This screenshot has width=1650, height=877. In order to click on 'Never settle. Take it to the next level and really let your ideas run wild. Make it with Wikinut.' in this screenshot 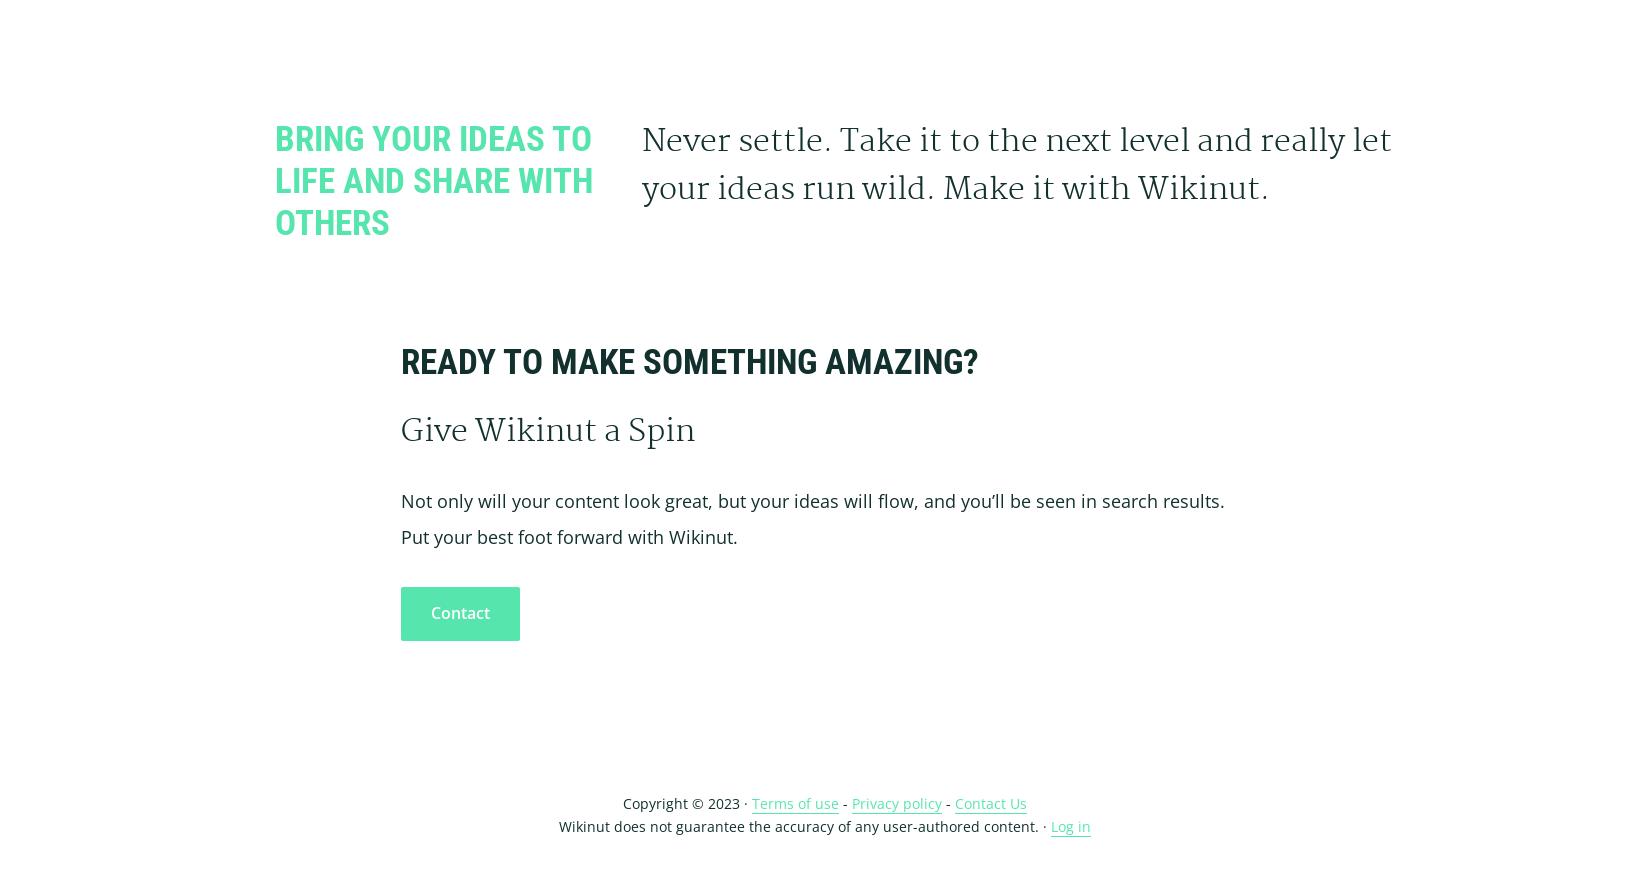, I will do `click(1016, 166)`.